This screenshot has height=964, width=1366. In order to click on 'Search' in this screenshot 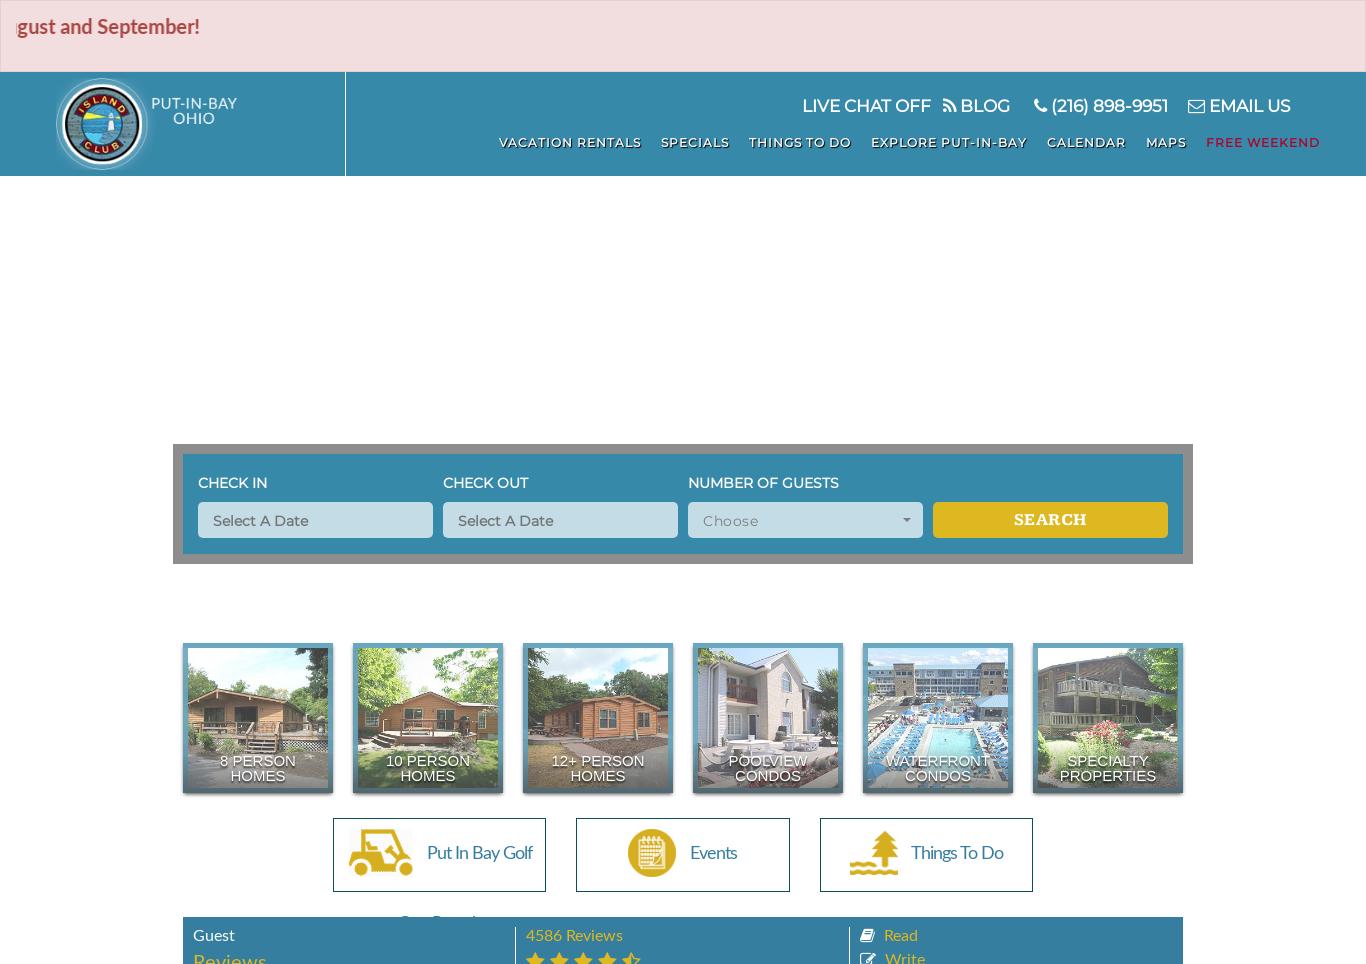, I will do `click(1048, 518)`.